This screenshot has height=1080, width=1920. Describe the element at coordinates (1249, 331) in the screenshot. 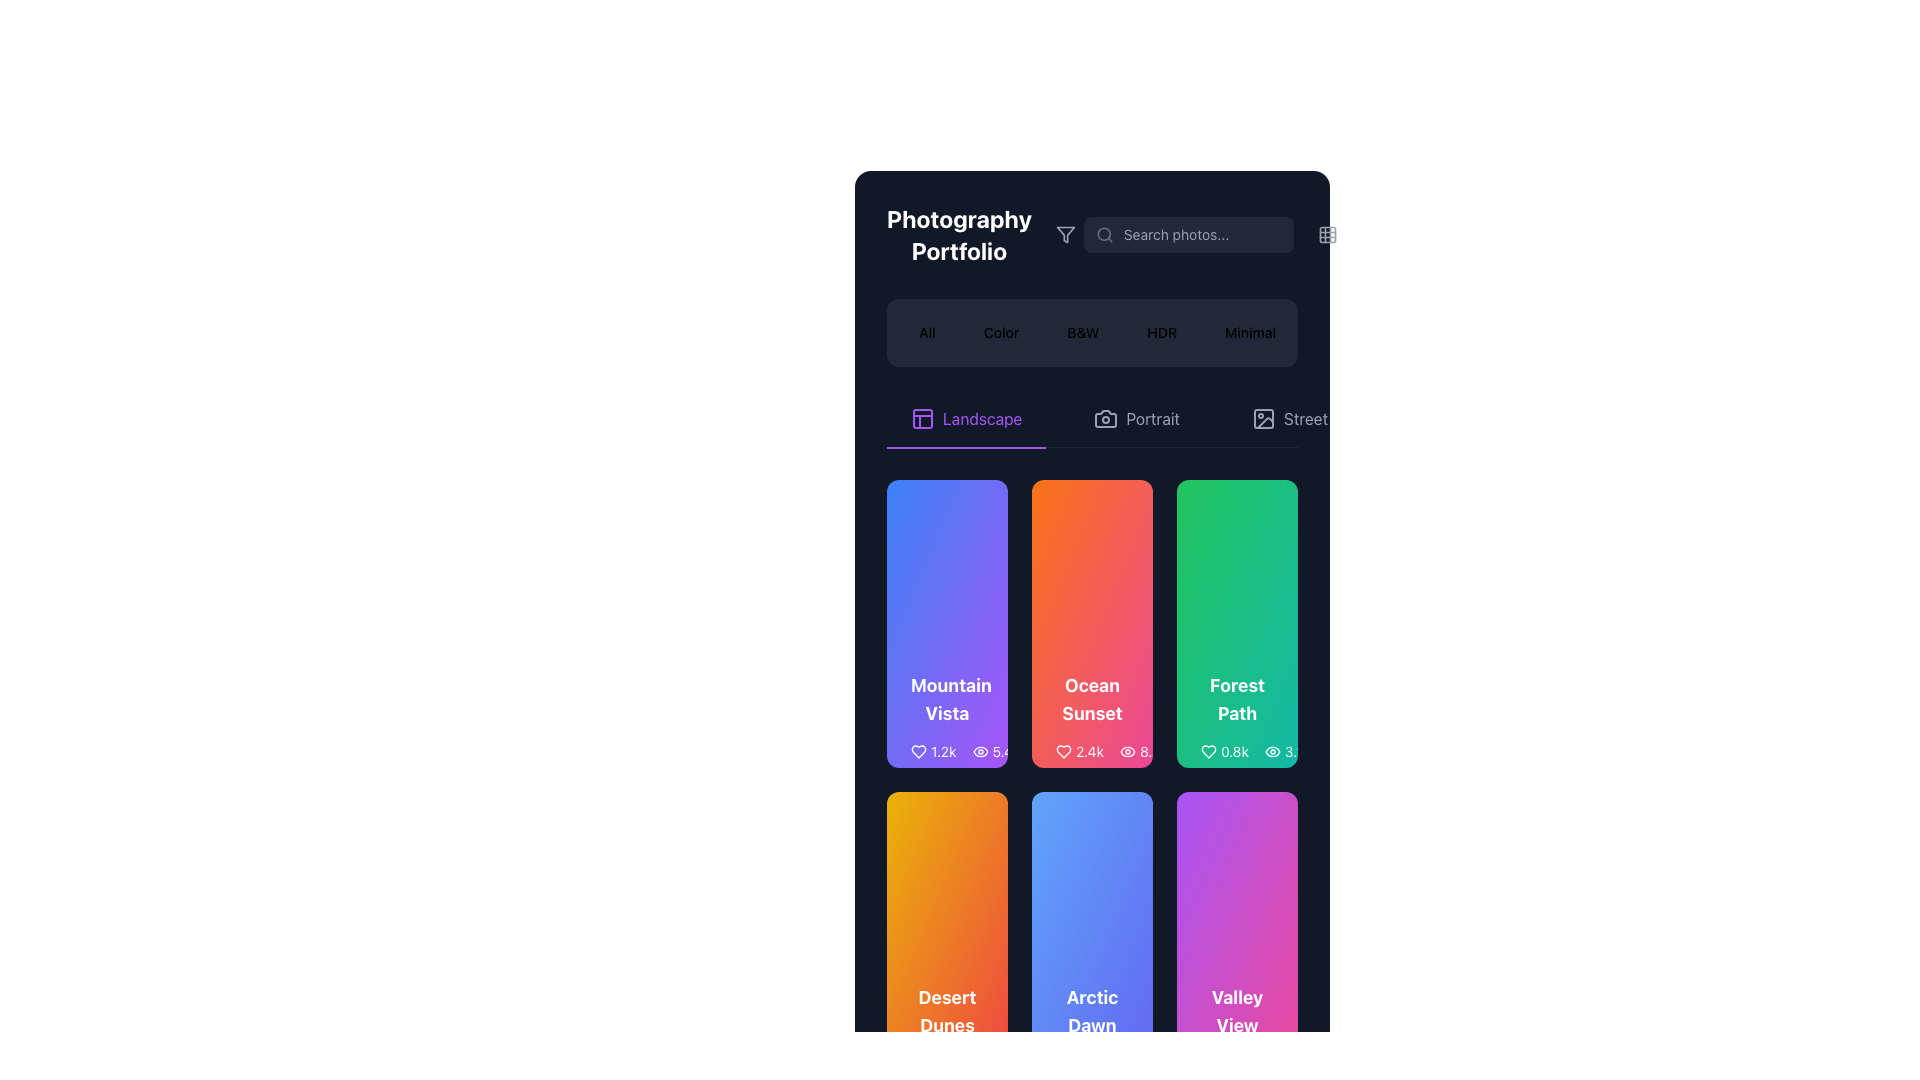

I see `the filter button that updates the displayed content` at that location.